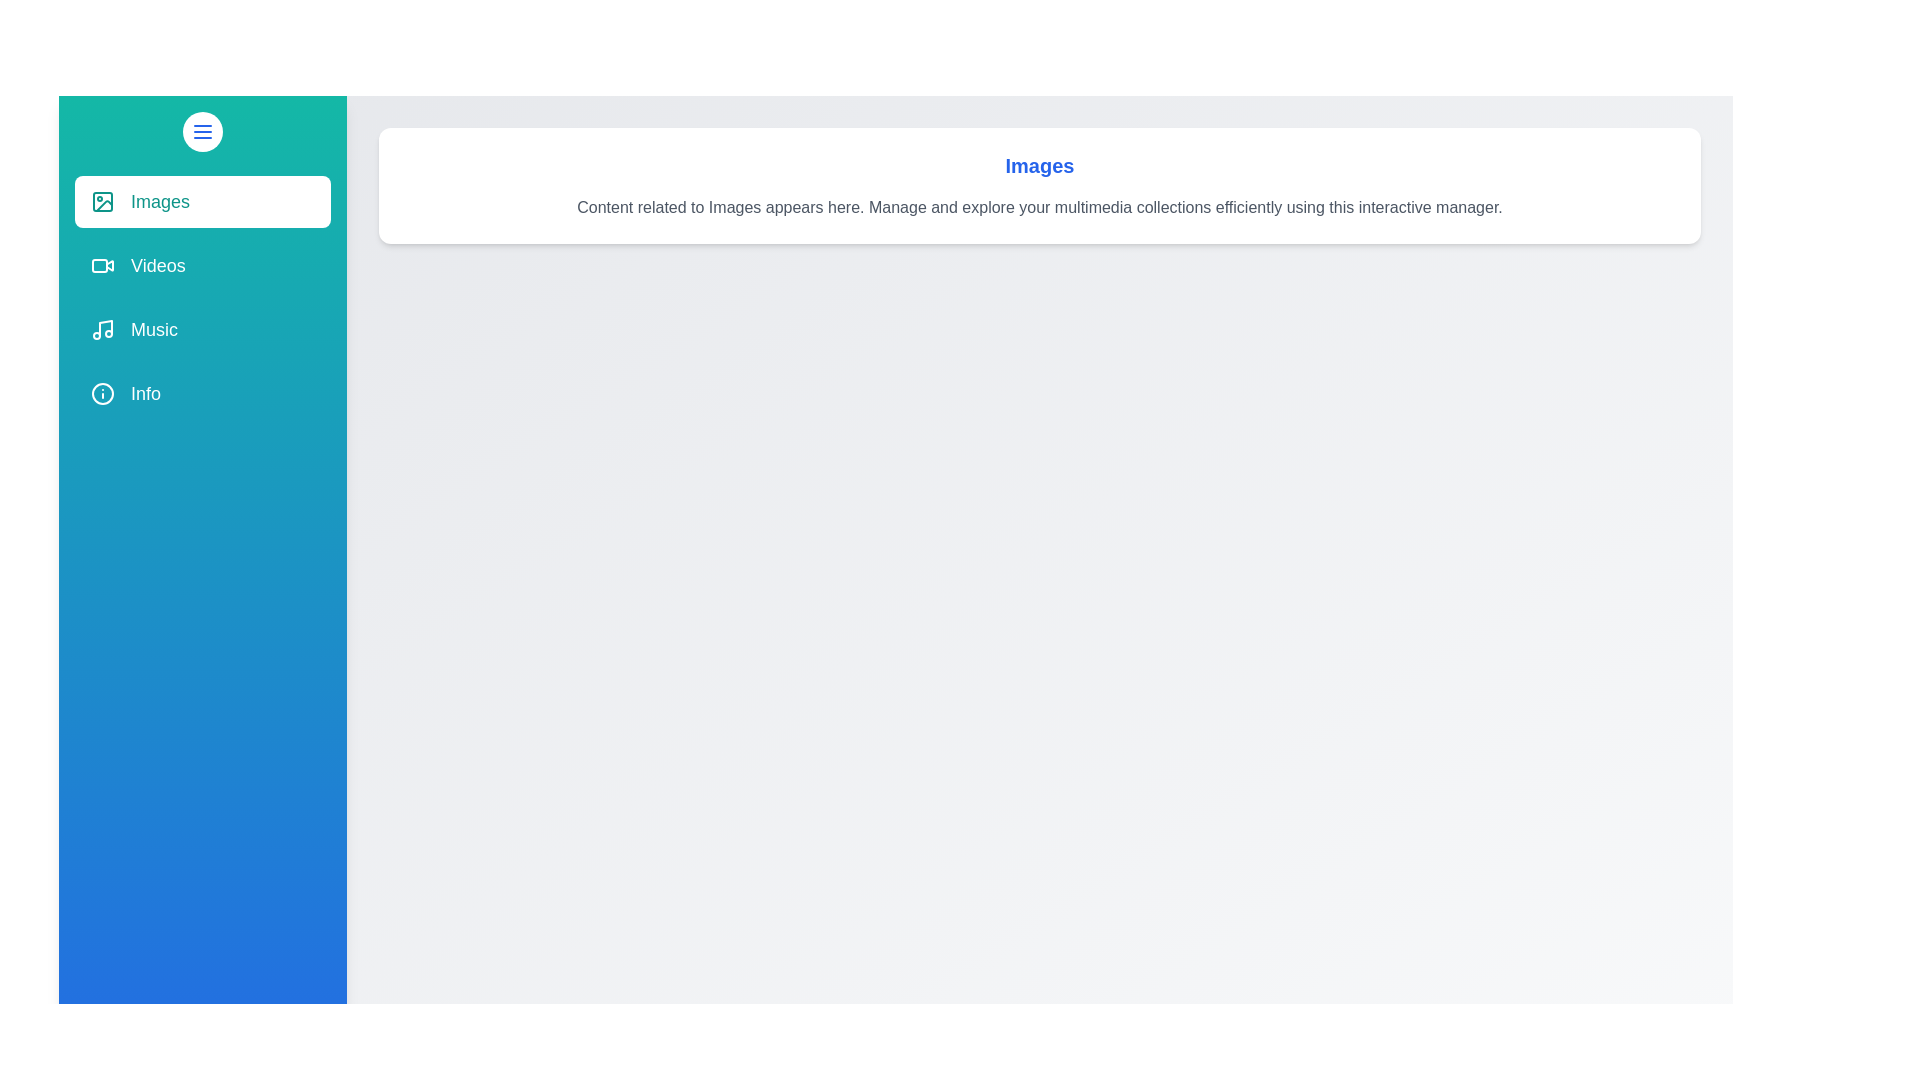  I want to click on the section Images to select it, so click(202, 201).